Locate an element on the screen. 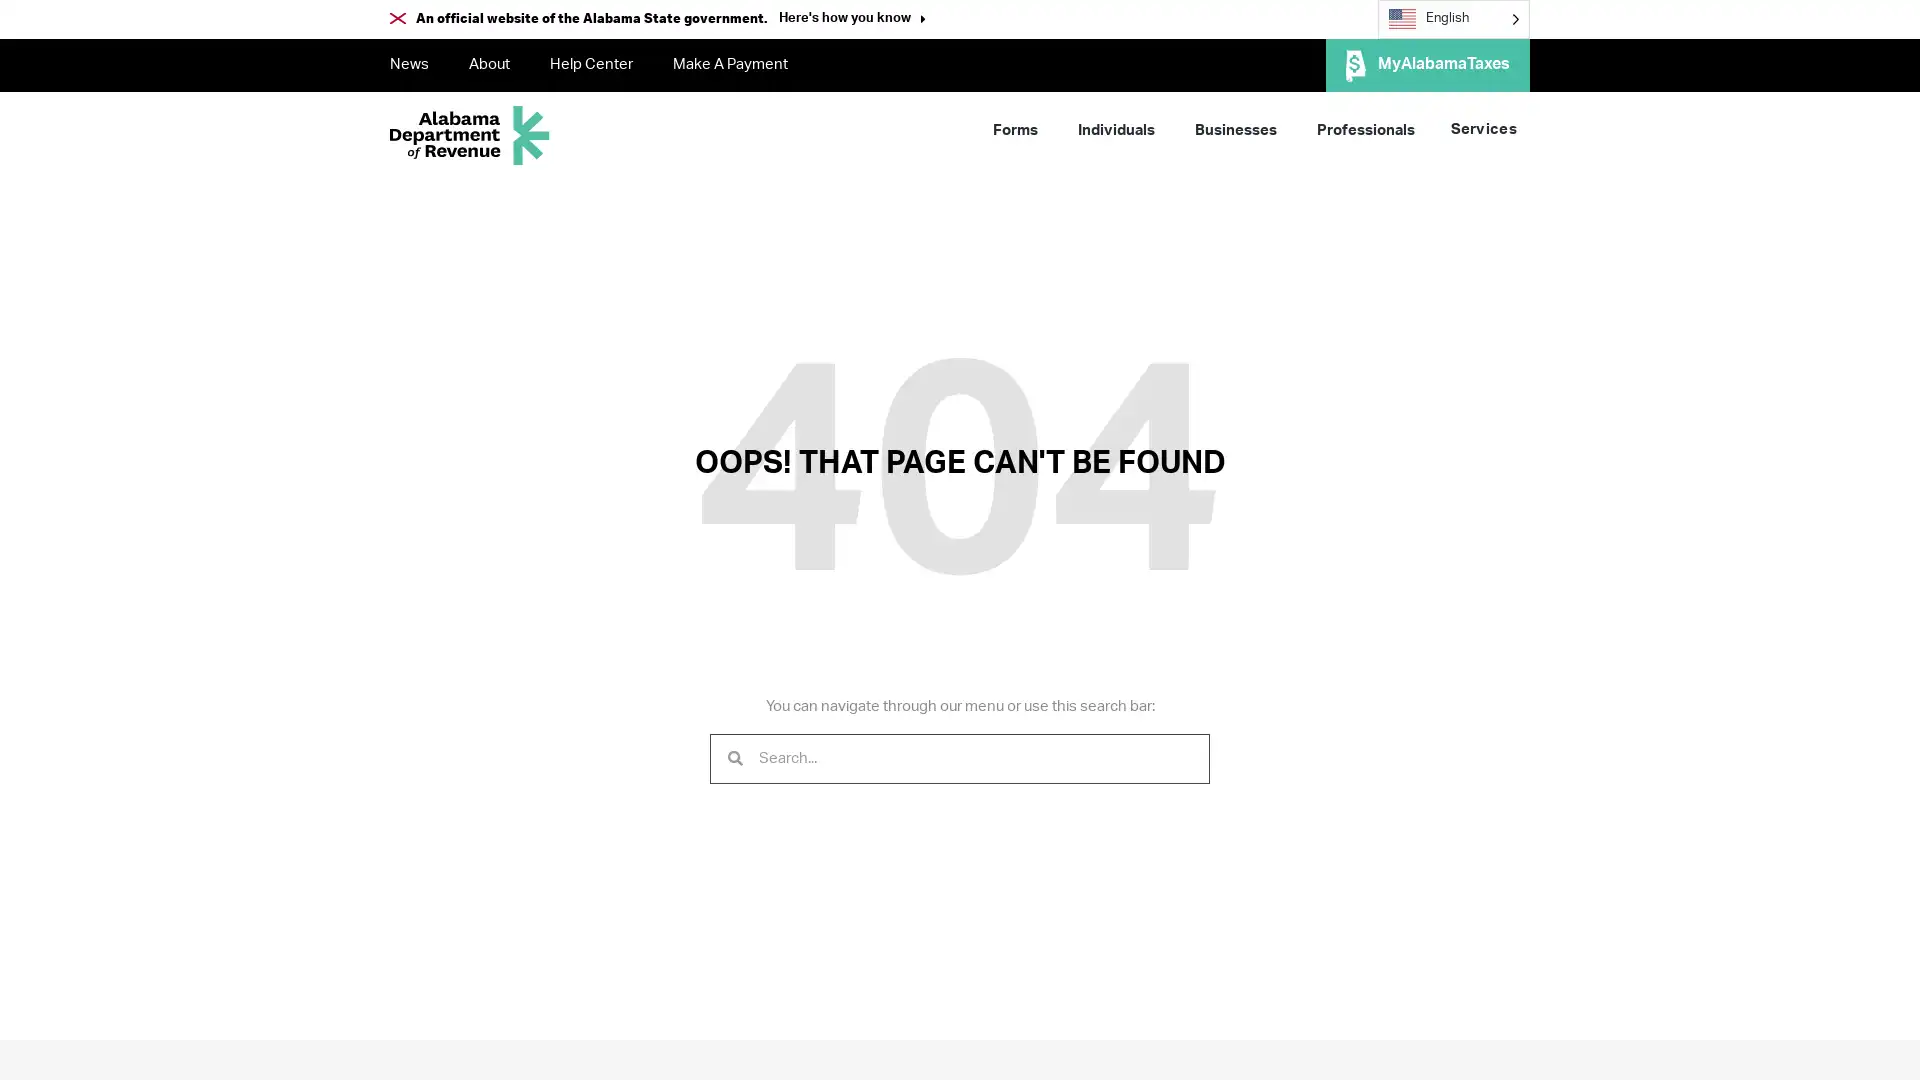 The width and height of the screenshot is (1920, 1080). Here's how you know is located at coordinates (852, 19).